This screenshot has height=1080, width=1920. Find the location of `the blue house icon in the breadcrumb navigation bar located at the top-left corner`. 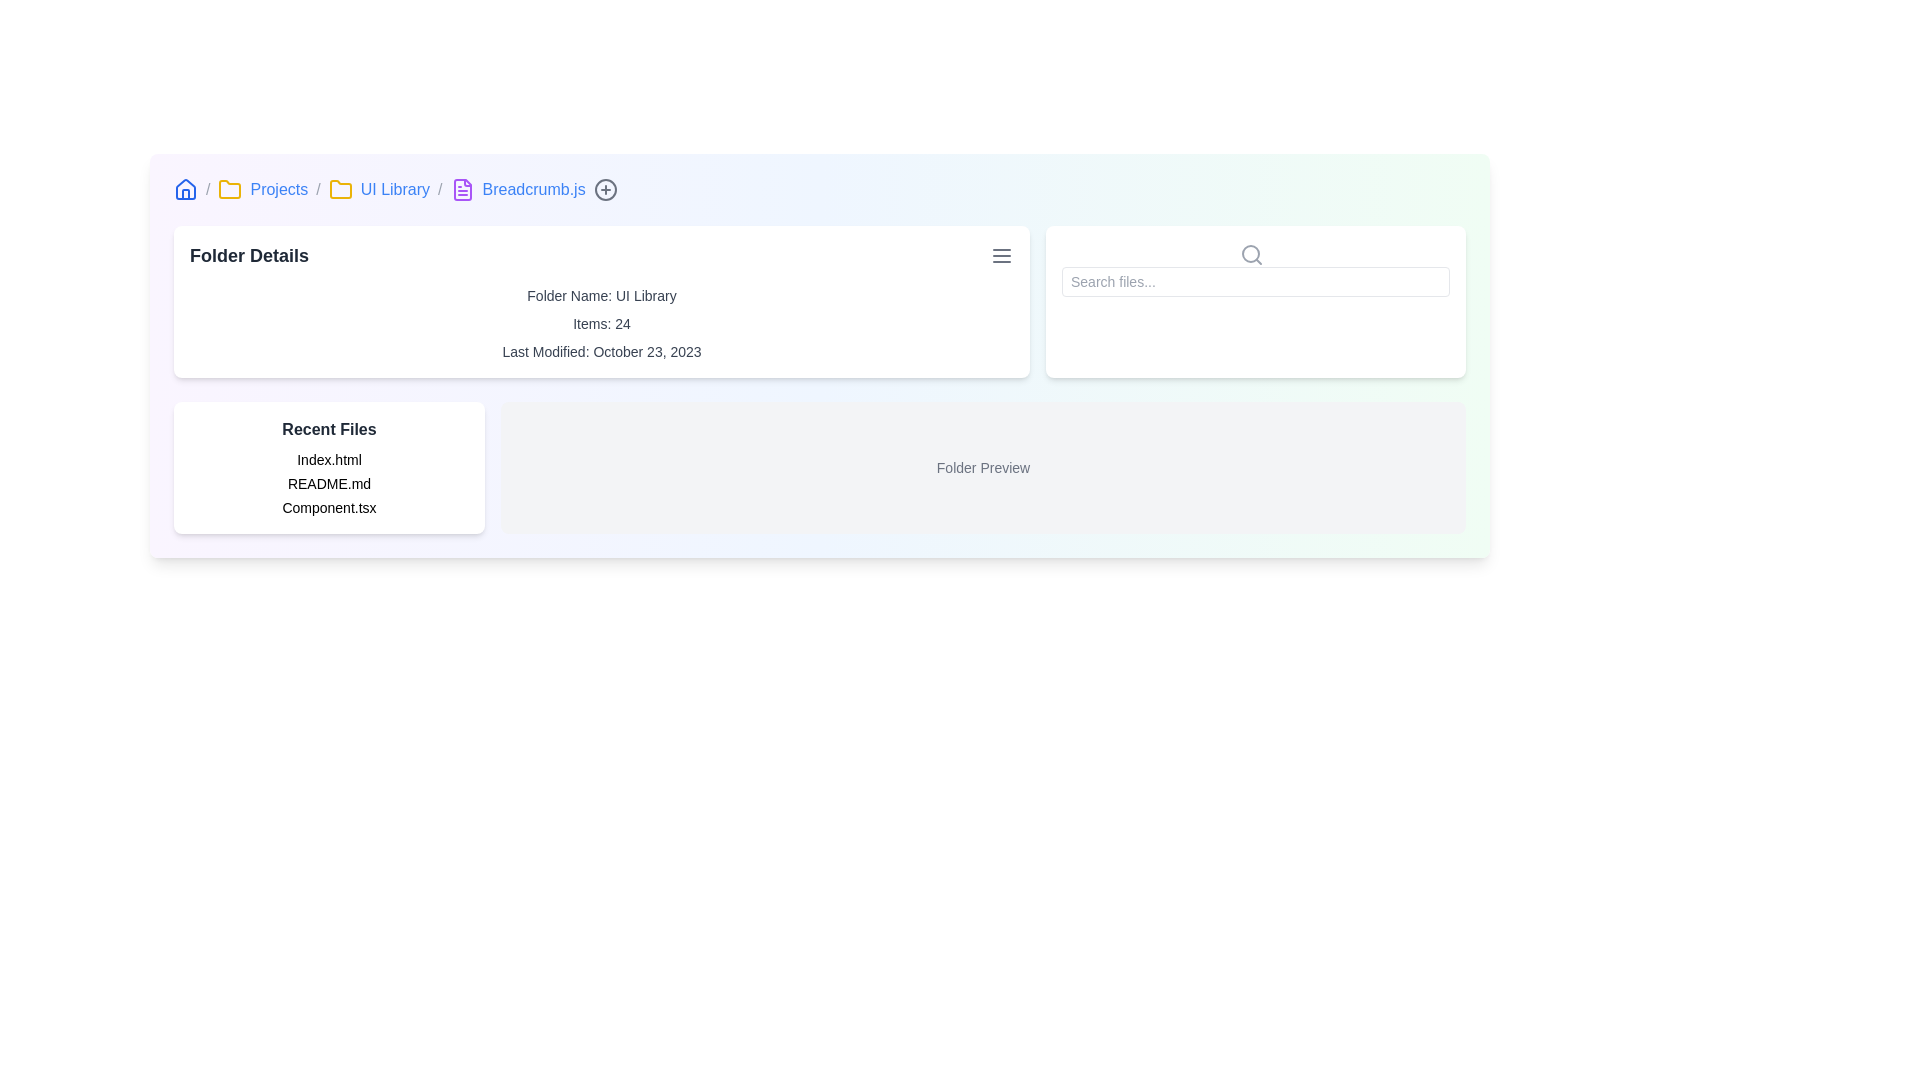

the blue house icon in the breadcrumb navigation bar located at the top-left corner is located at coordinates (186, 189).